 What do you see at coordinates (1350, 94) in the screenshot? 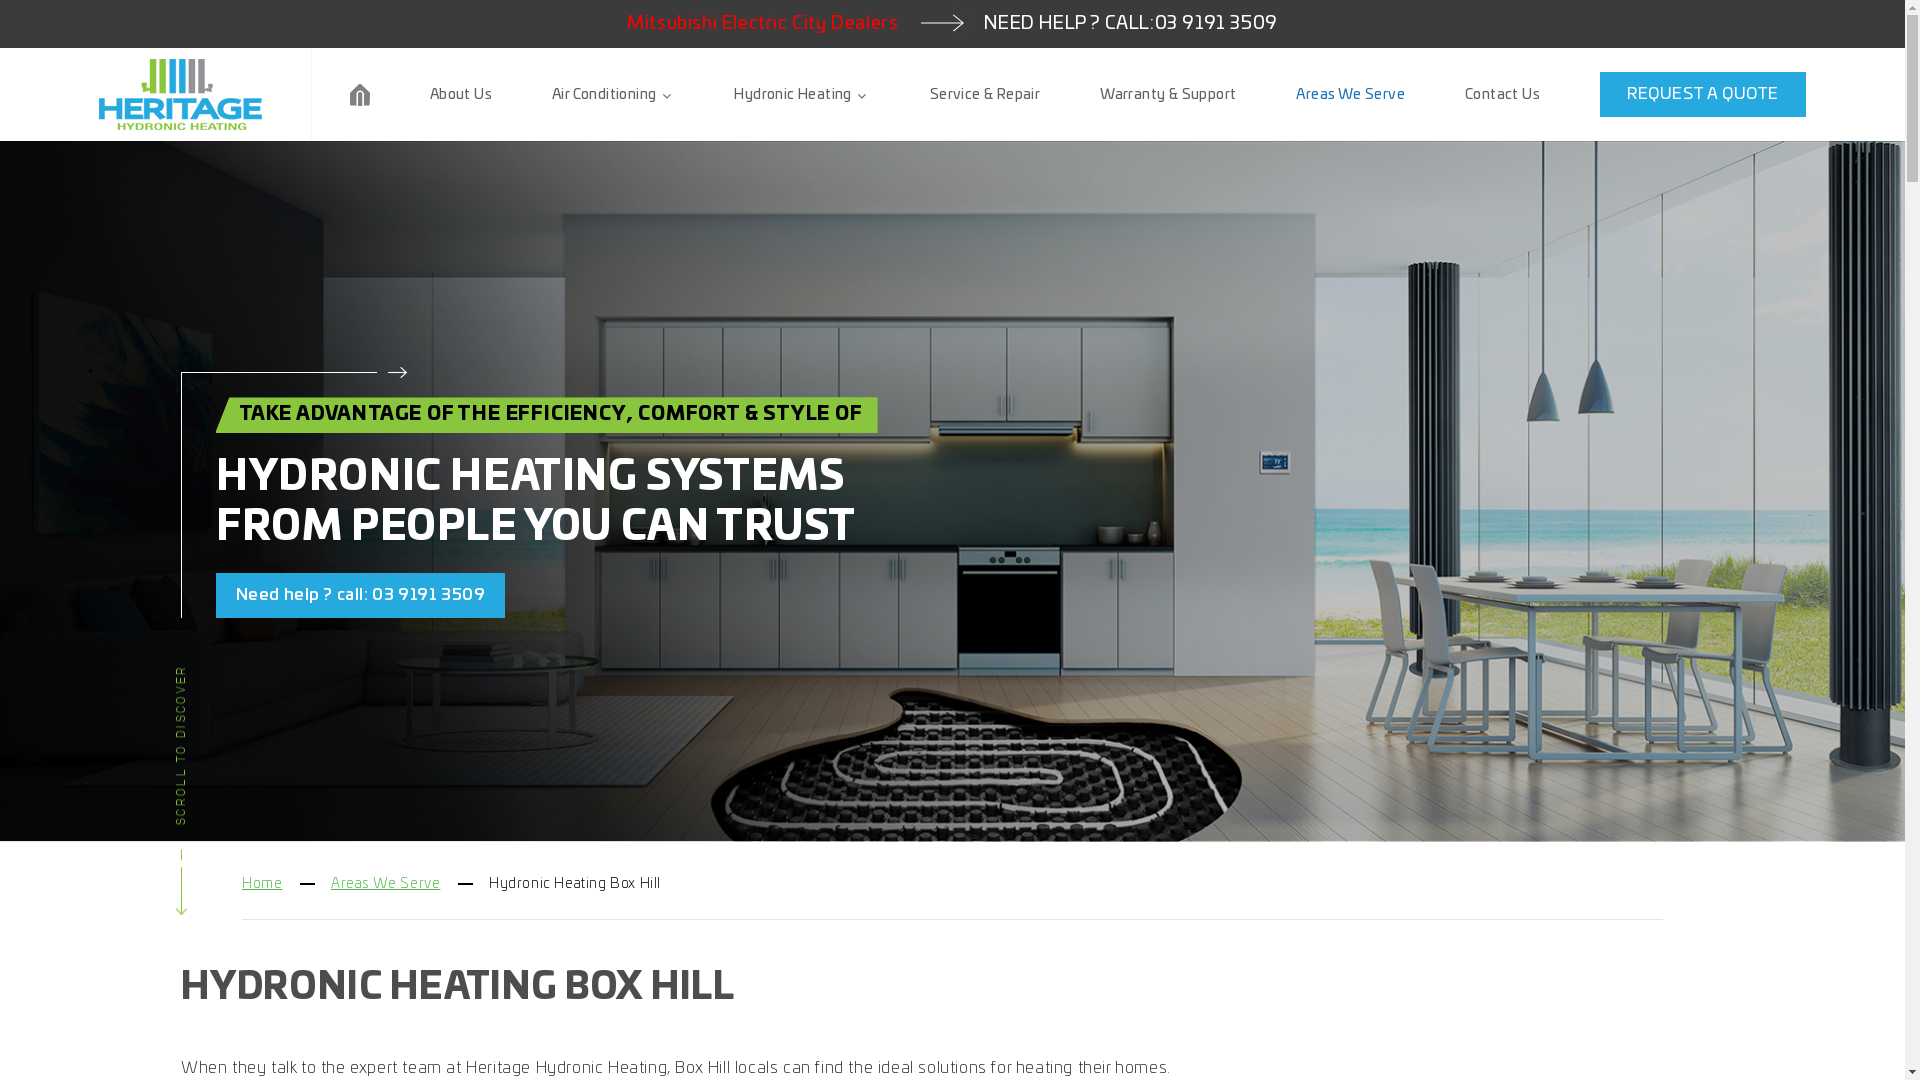
I see `'Areas We Serve'` at bounding box center [1350, 94].